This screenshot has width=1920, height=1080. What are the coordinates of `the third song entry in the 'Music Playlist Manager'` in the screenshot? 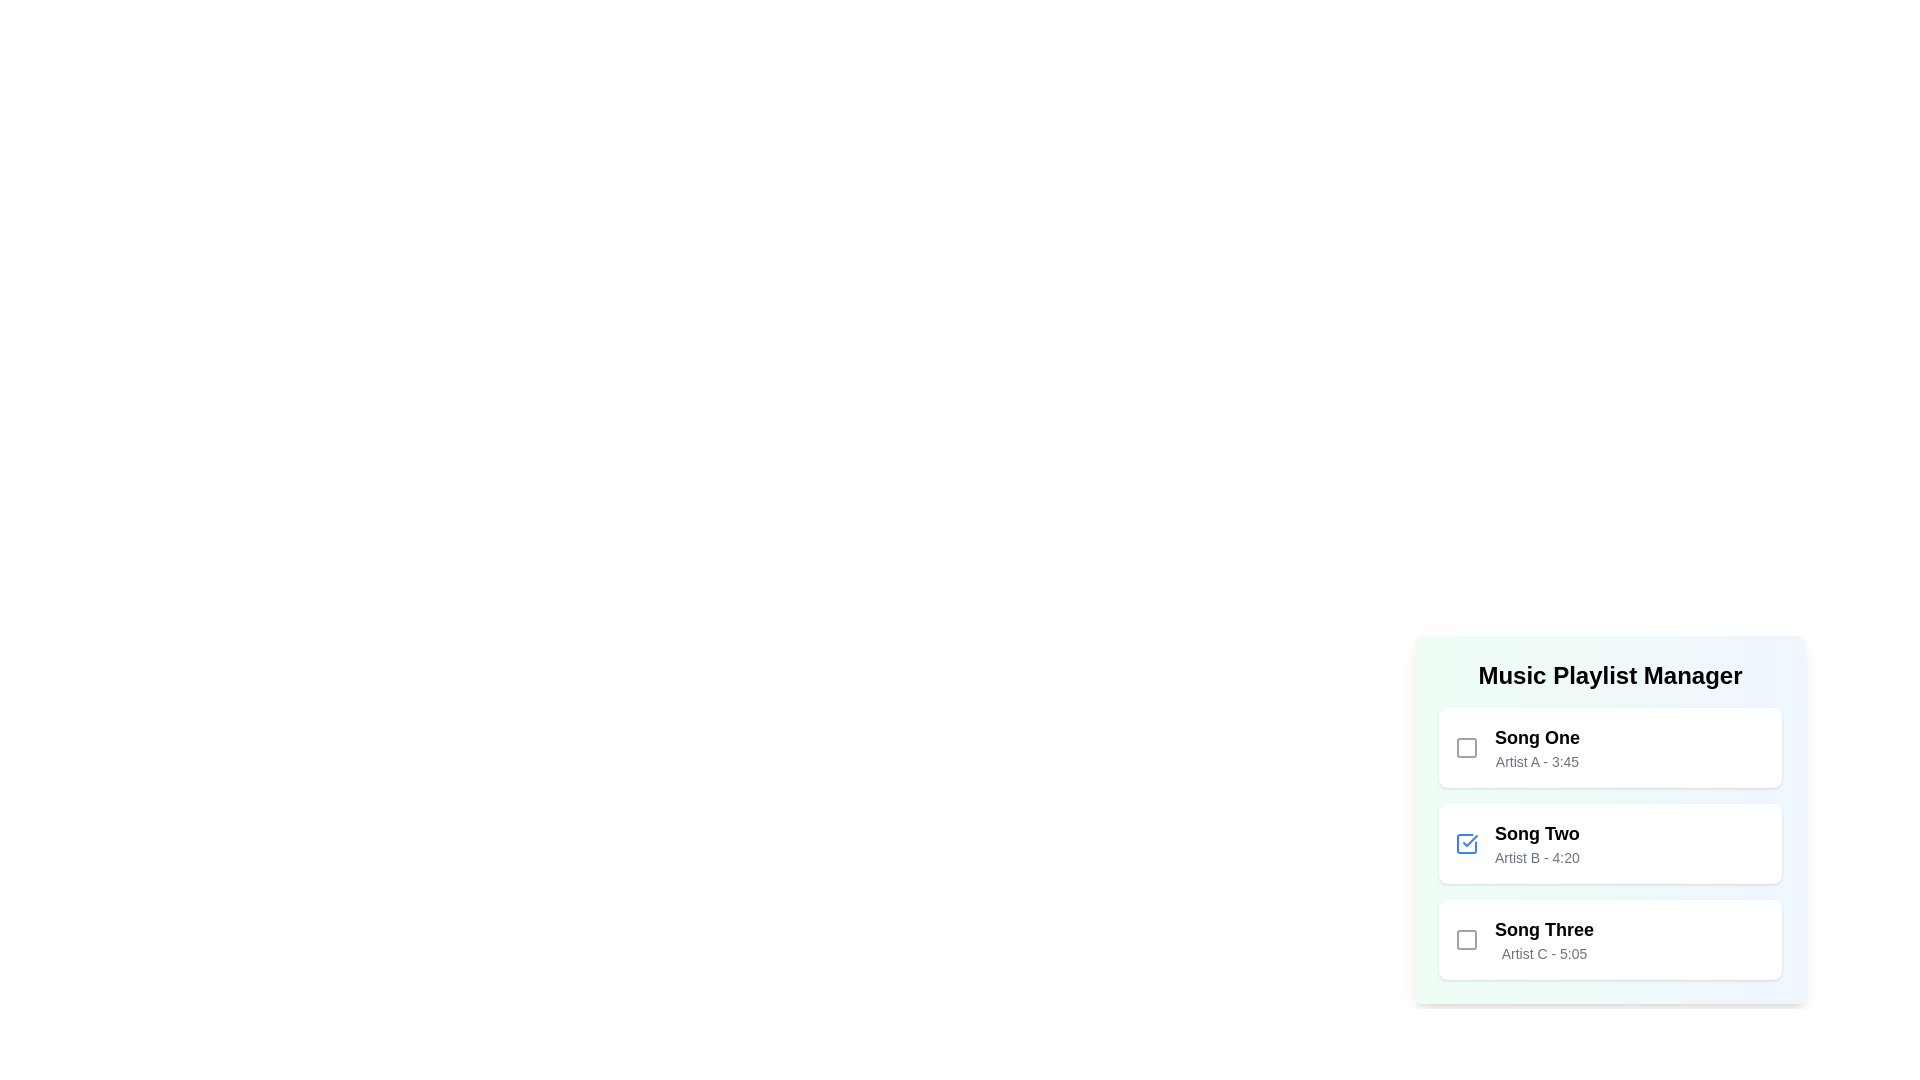 It's located at (1610, 940).